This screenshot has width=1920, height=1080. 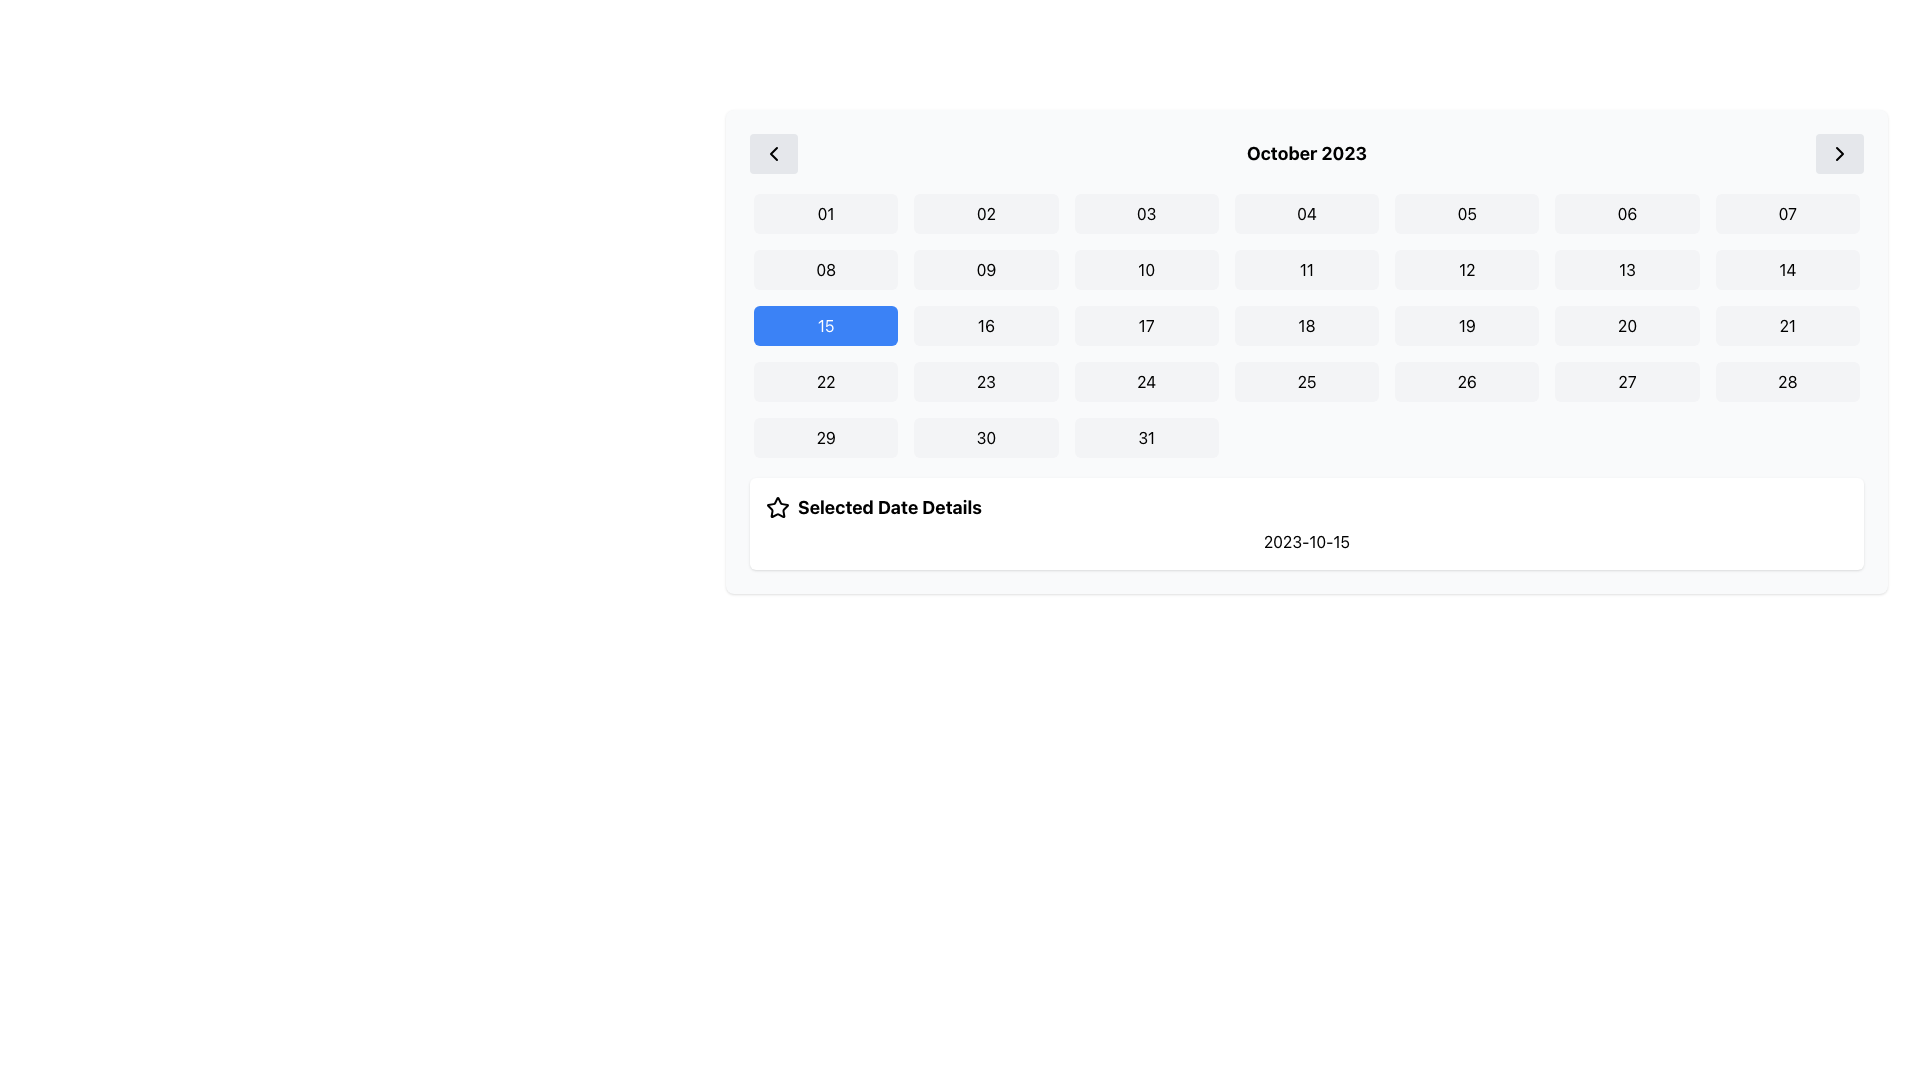 What do you see at coordinates (826, 325) in the screenshot?
I see `the button representing the fifteenth day of the calendar month` at bounding box center [826, 325].